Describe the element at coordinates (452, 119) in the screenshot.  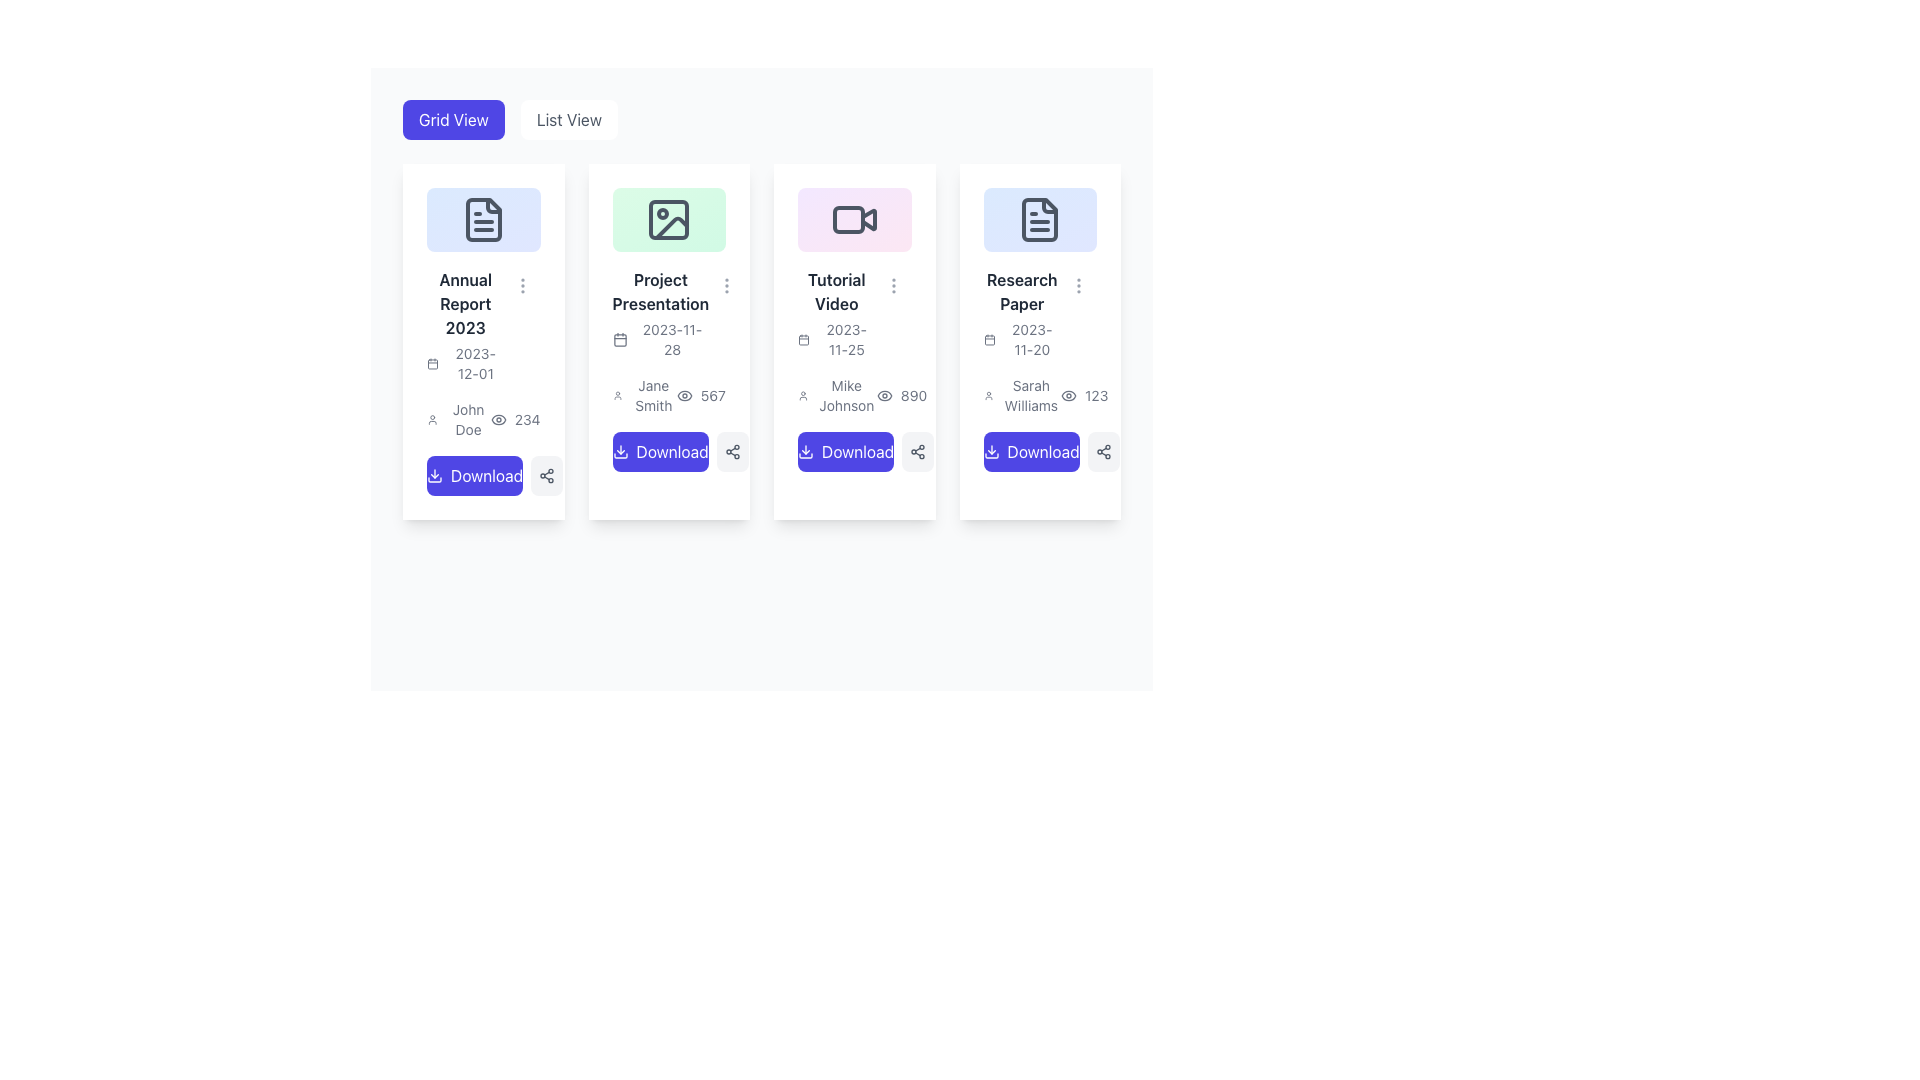
I see `the 'Grid View' button, which has a blue background and white text` at that location.